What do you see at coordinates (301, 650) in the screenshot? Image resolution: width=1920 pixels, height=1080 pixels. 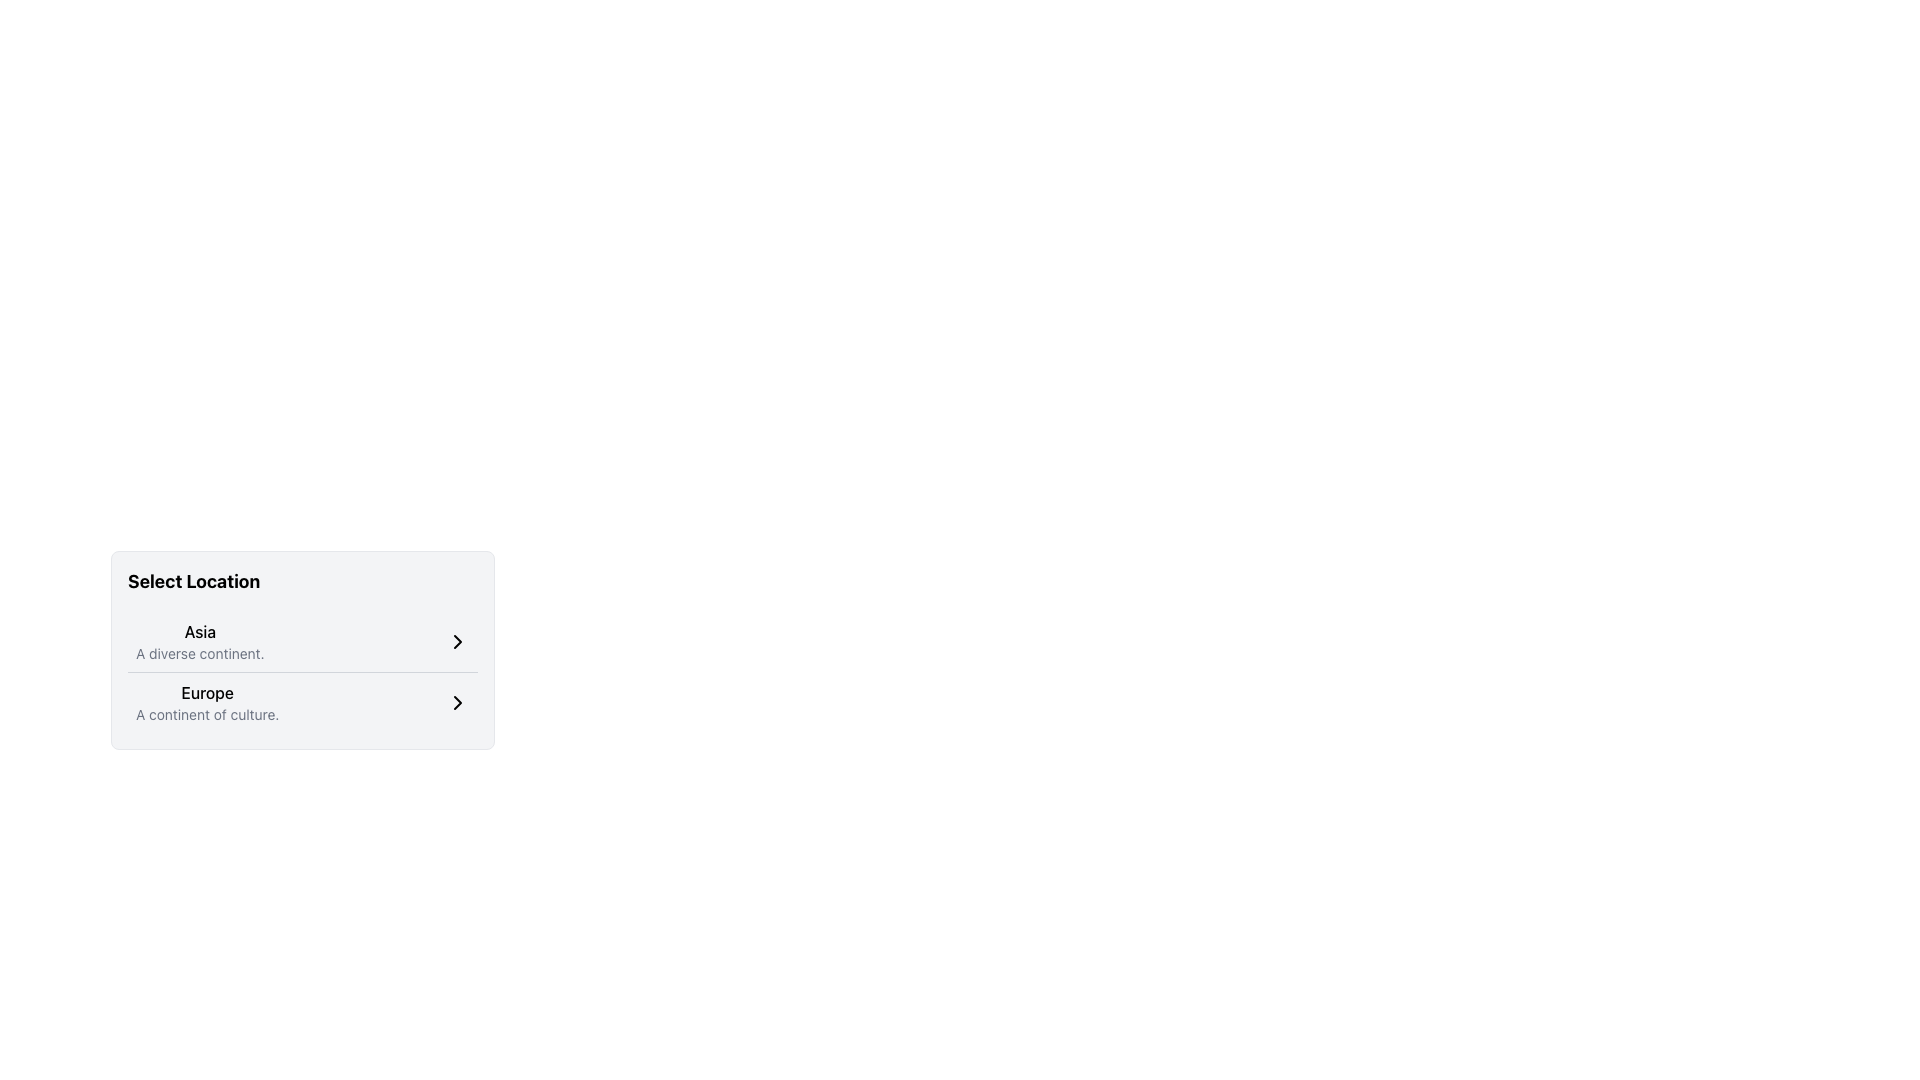 I see `the displayed descriptions on the 'Select Location' card containing selectable items with descriptions and actionable icons, which has a header in bold font and two selectable rows` at bounding box center [301, 650].